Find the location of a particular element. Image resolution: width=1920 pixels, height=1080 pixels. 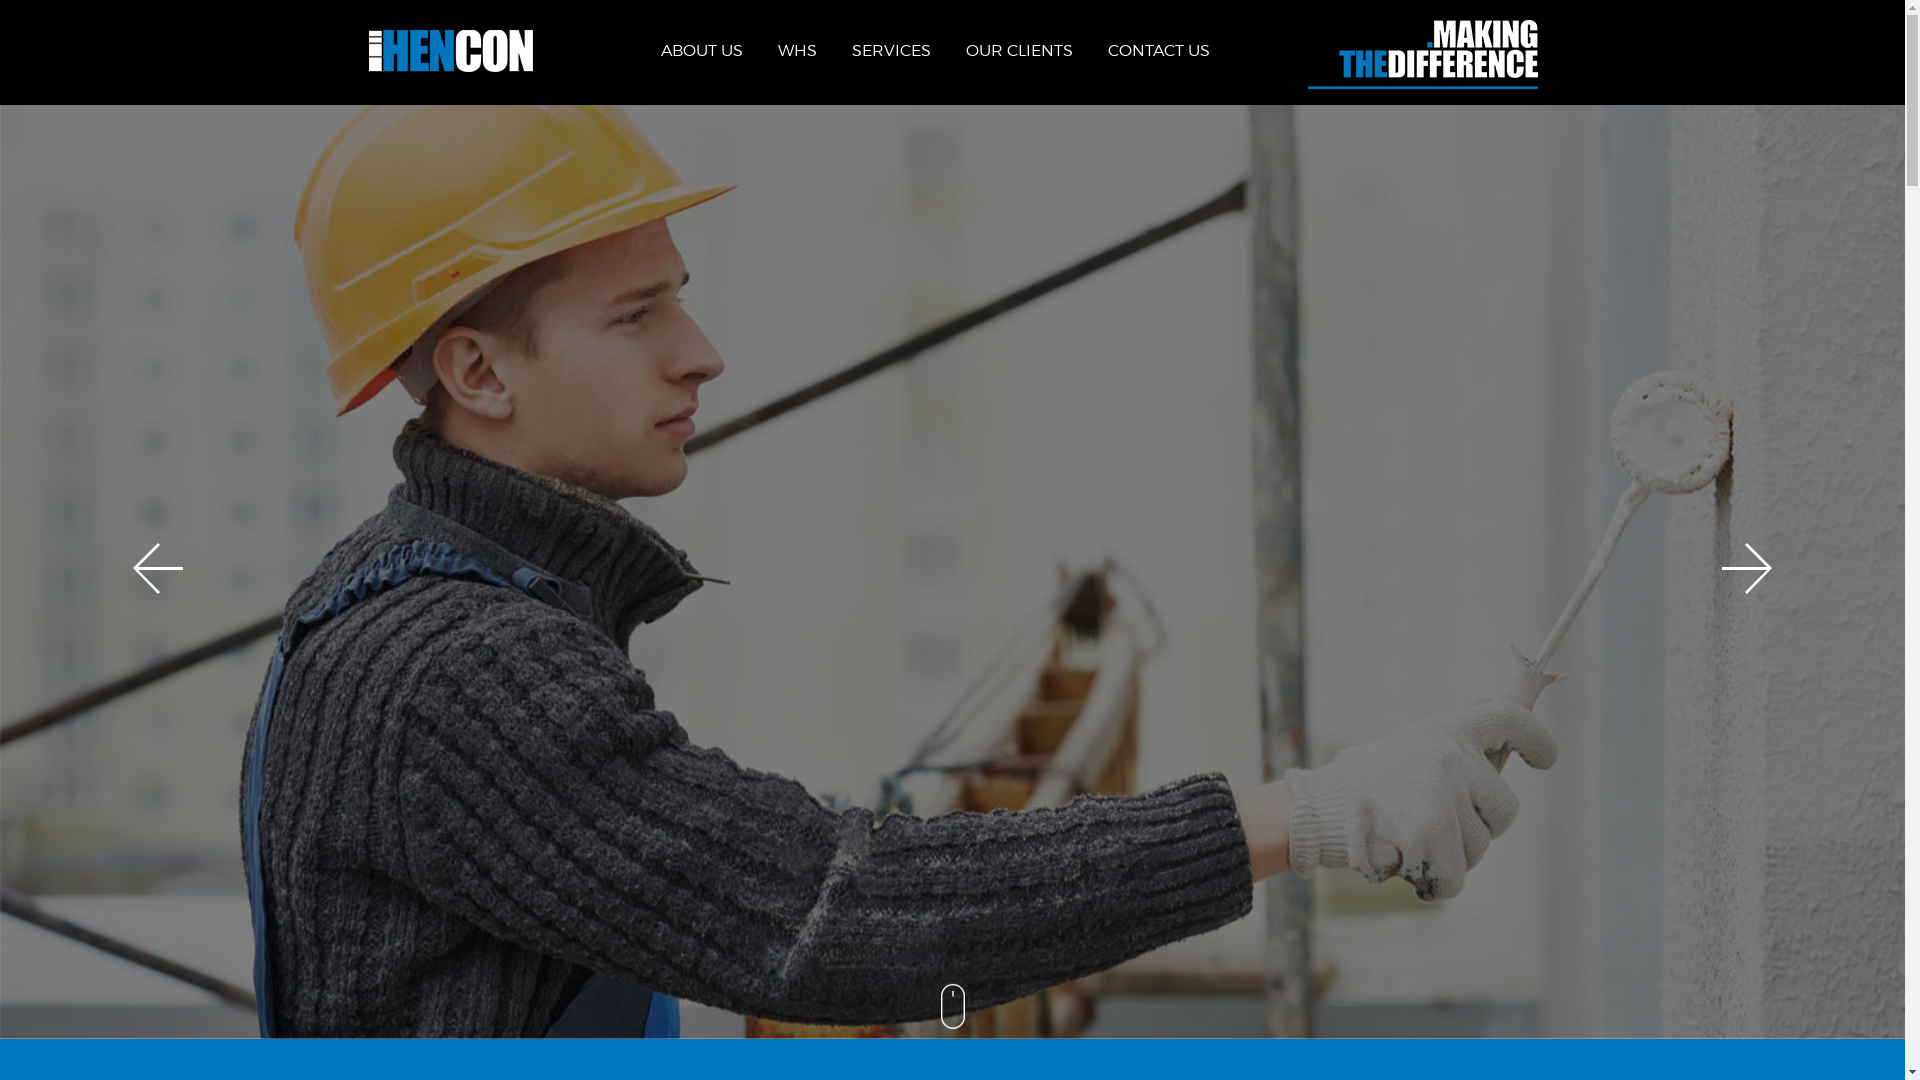

'SERVICES' is located at coordinates (890, 49).